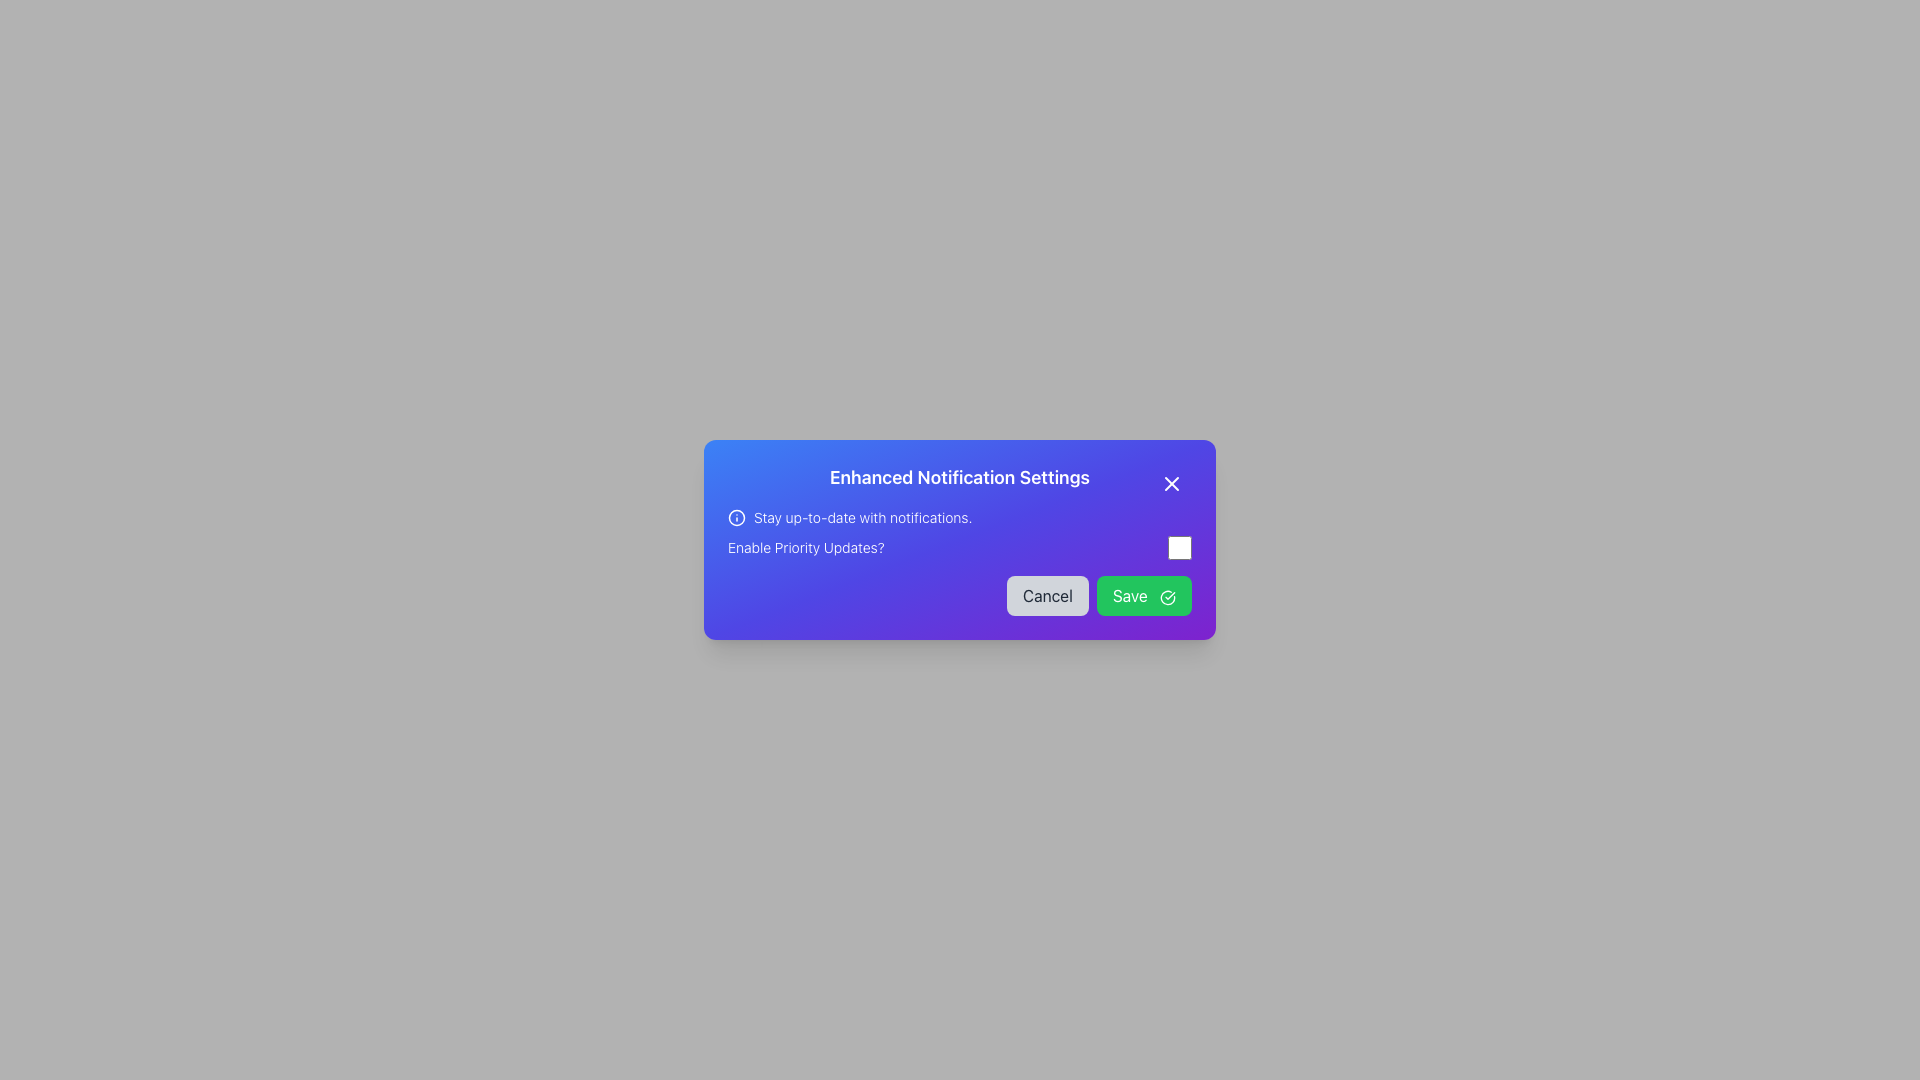 The width and height of the screenshot is (1920, 1080). Describe the element at coordinates (736, 516) in the screenshot. I see `the circular information icon located to the left of the text 'Stay up-to-date with notifications.' in the modal's content area` at that location.